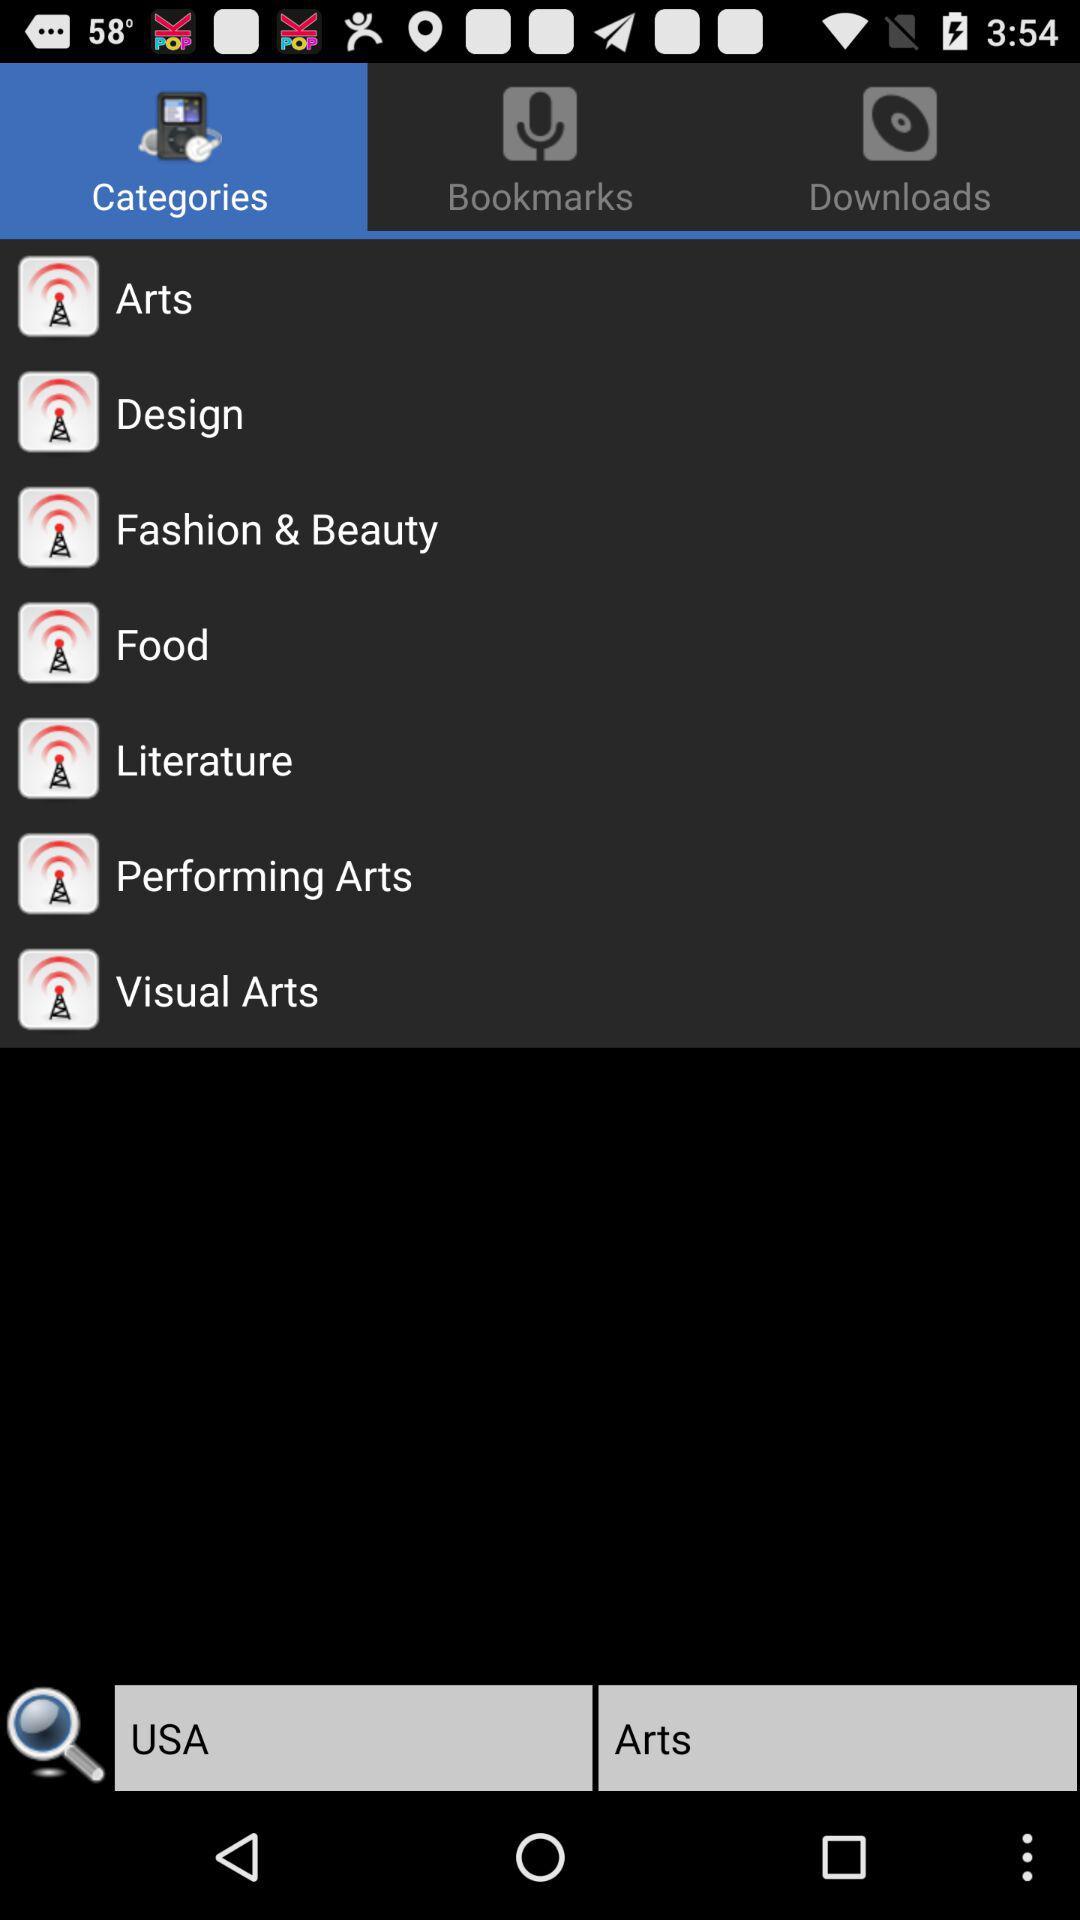 Image resolution: width=1080 pixels, height=1920 pixels. Describe the element at coordinates (596, 989) in the screenshot. I see `the visual arts` at that location.